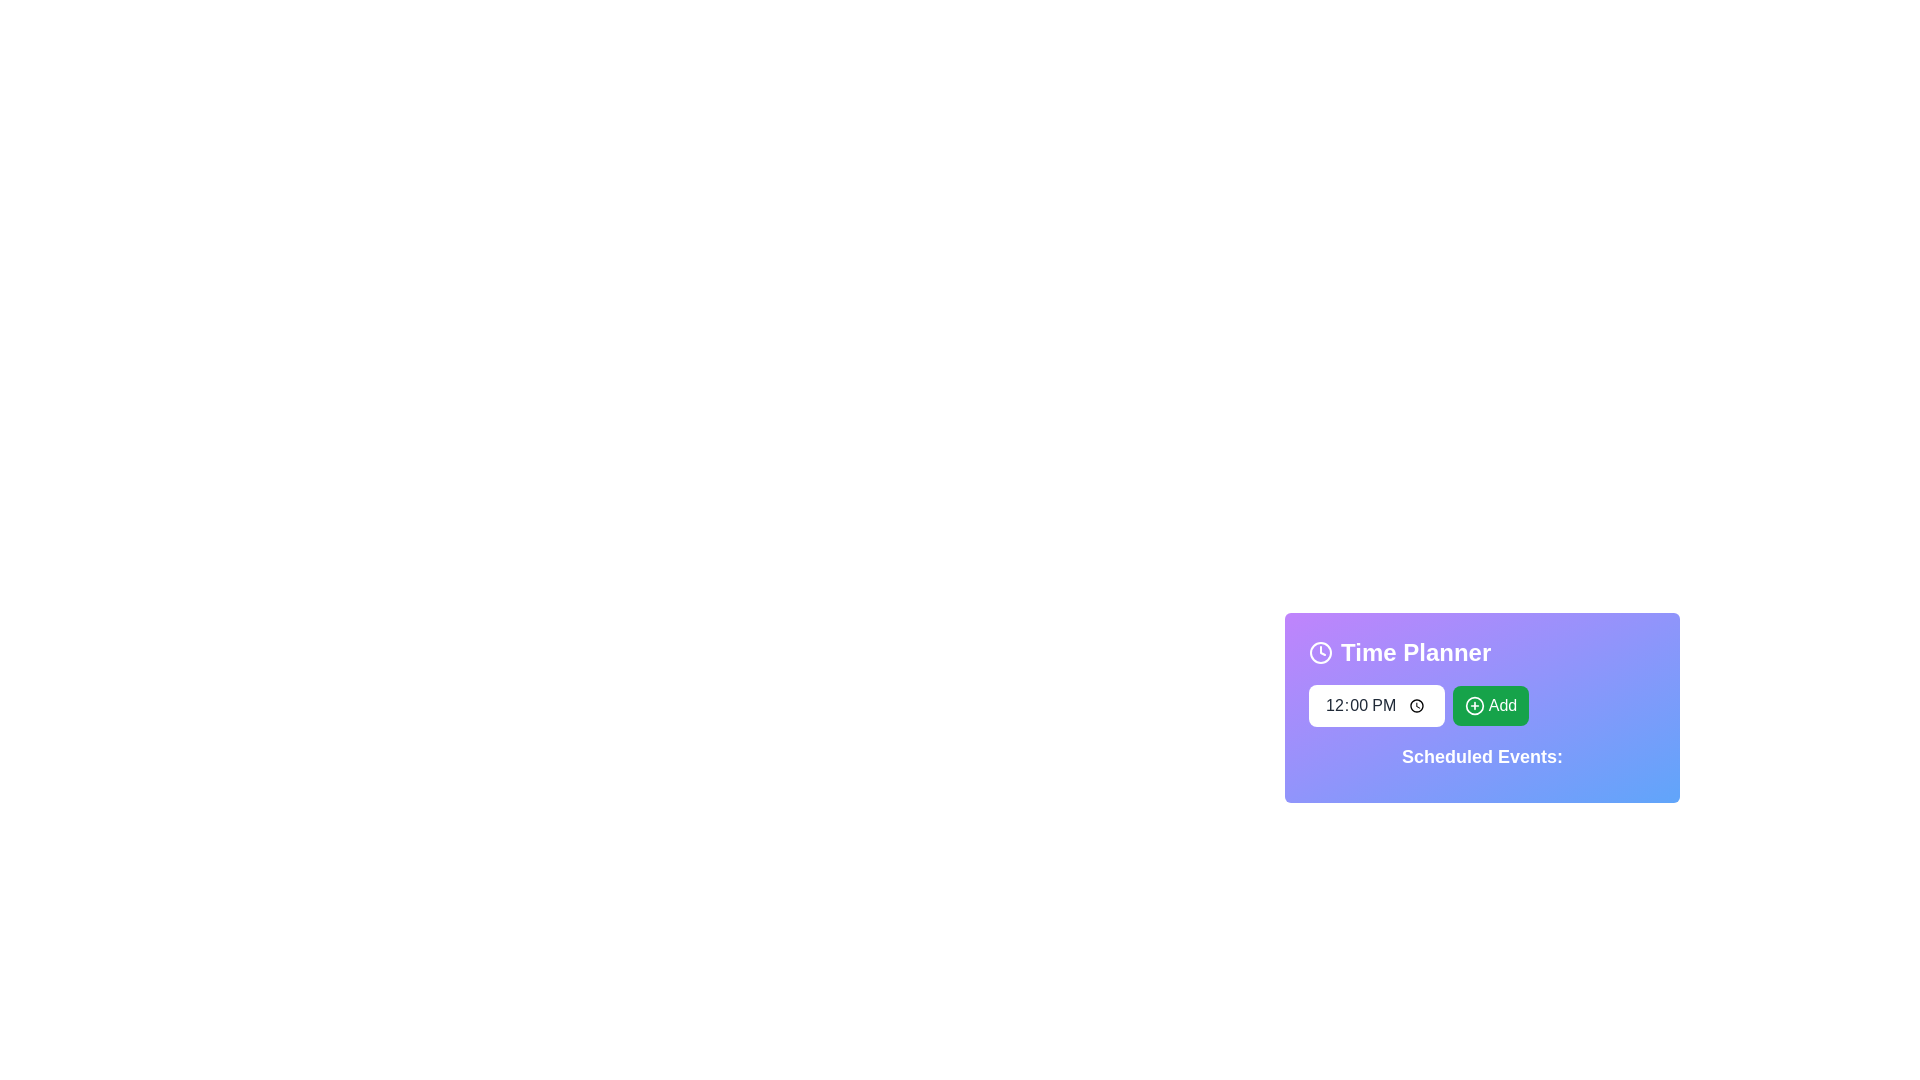  Describe the element at coordinates (1491, 704) in the screenshot. I see `the button located to the right of the time input field displaying '12:00 PM', which is the second element in the purple-colored 'Time Planner' section` at that location.